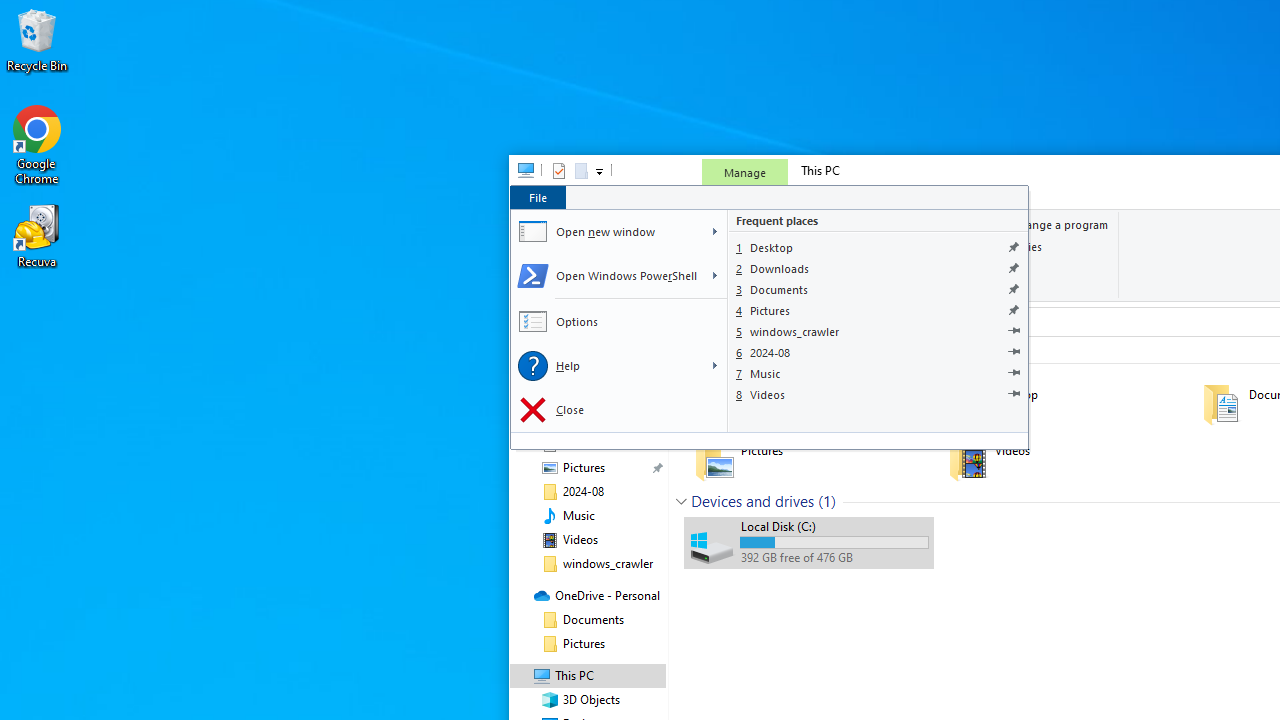 Image resolution: width=1280 pixels, height=720 pixels. Describe the element at coordinates (878, 330) in the screenshot. I see `'windows_crawler'` at that location.